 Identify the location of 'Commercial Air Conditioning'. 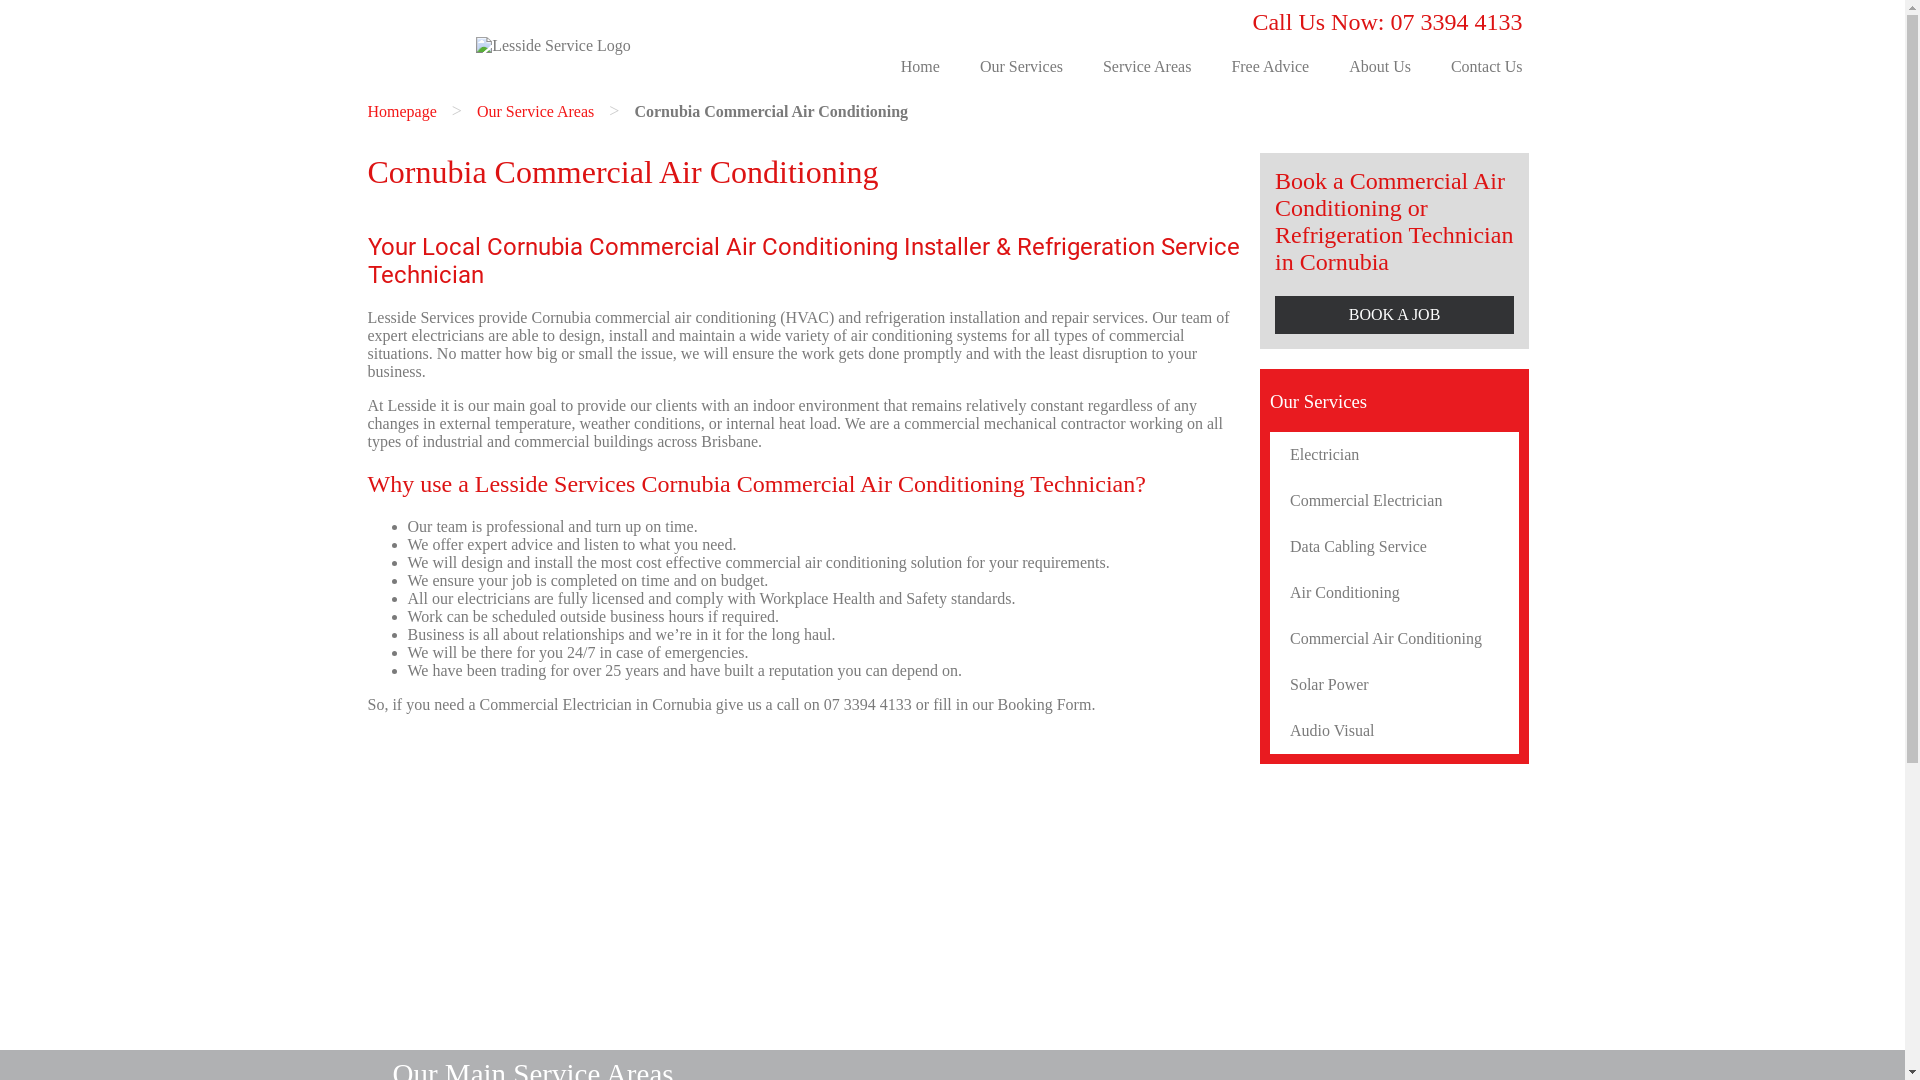
(1393, 639).